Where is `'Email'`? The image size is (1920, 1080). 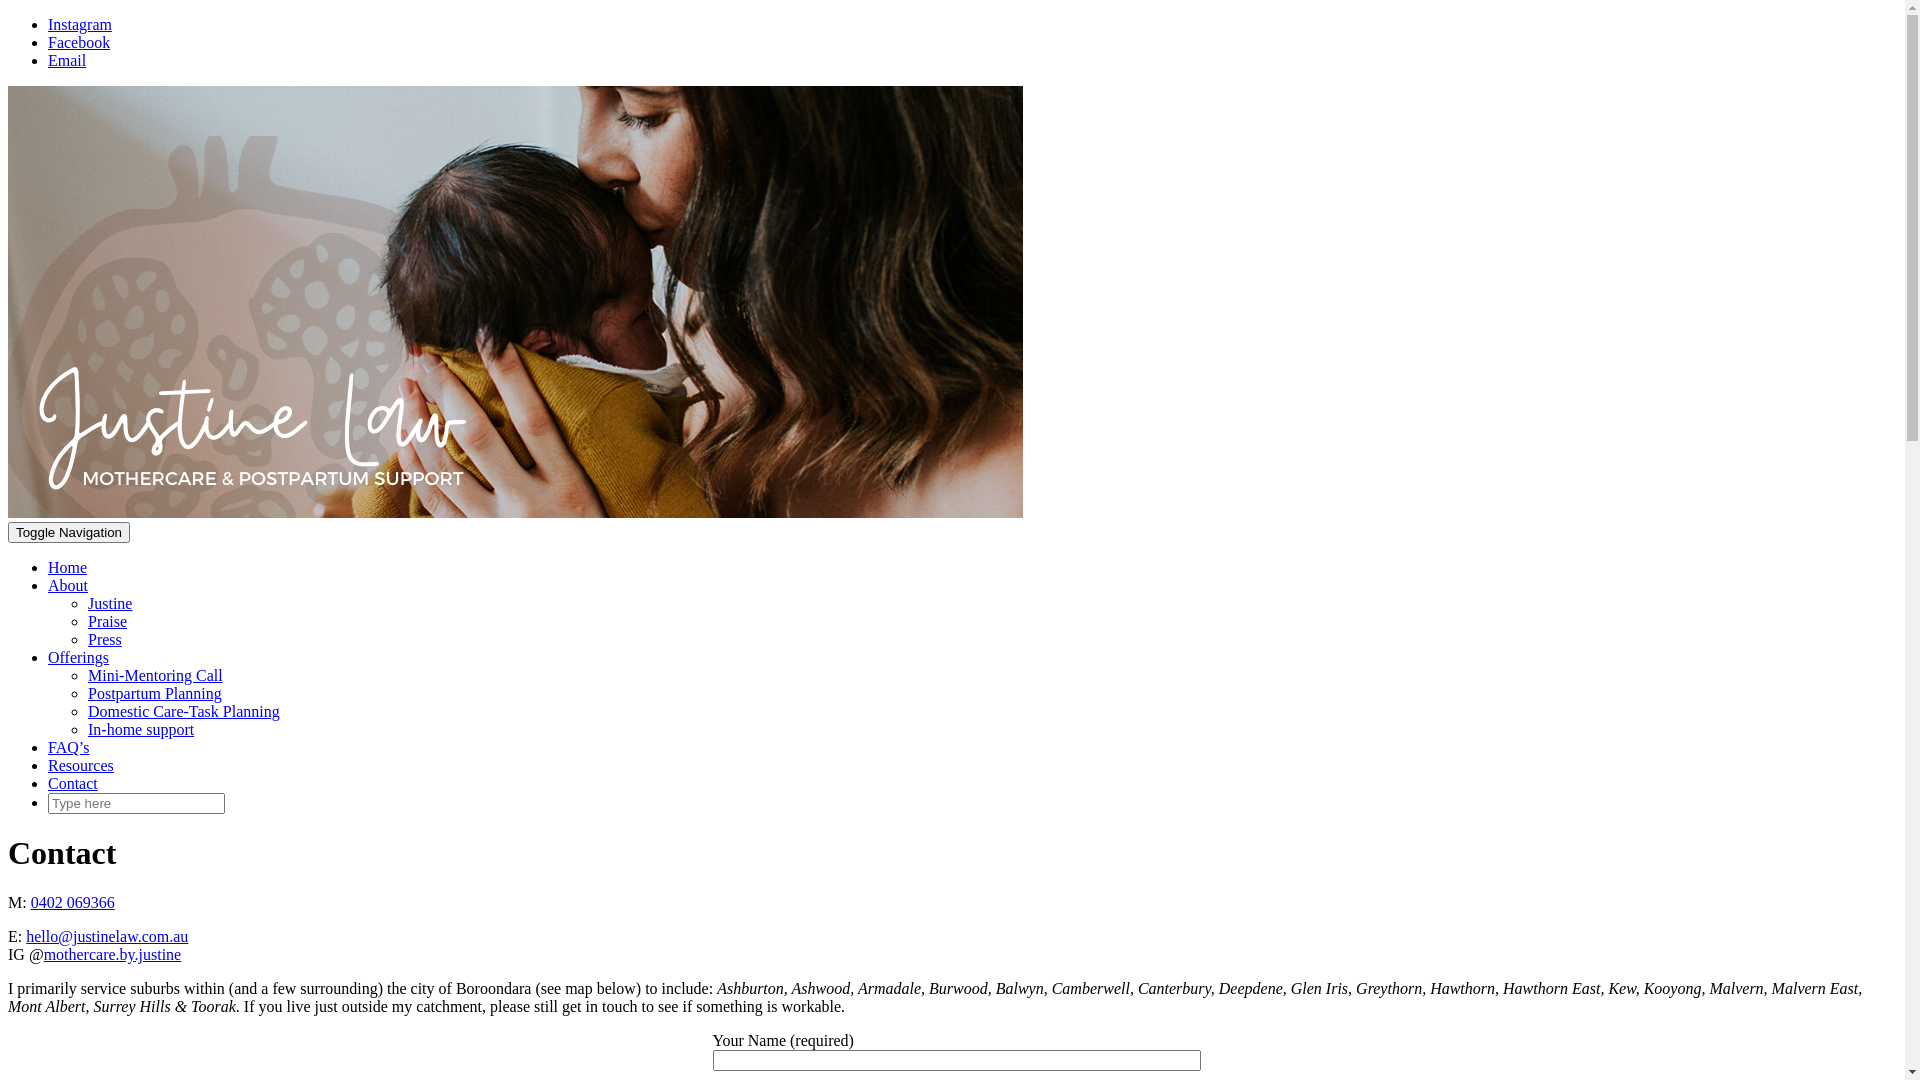 'Email' is located at coordinates (67, 59).